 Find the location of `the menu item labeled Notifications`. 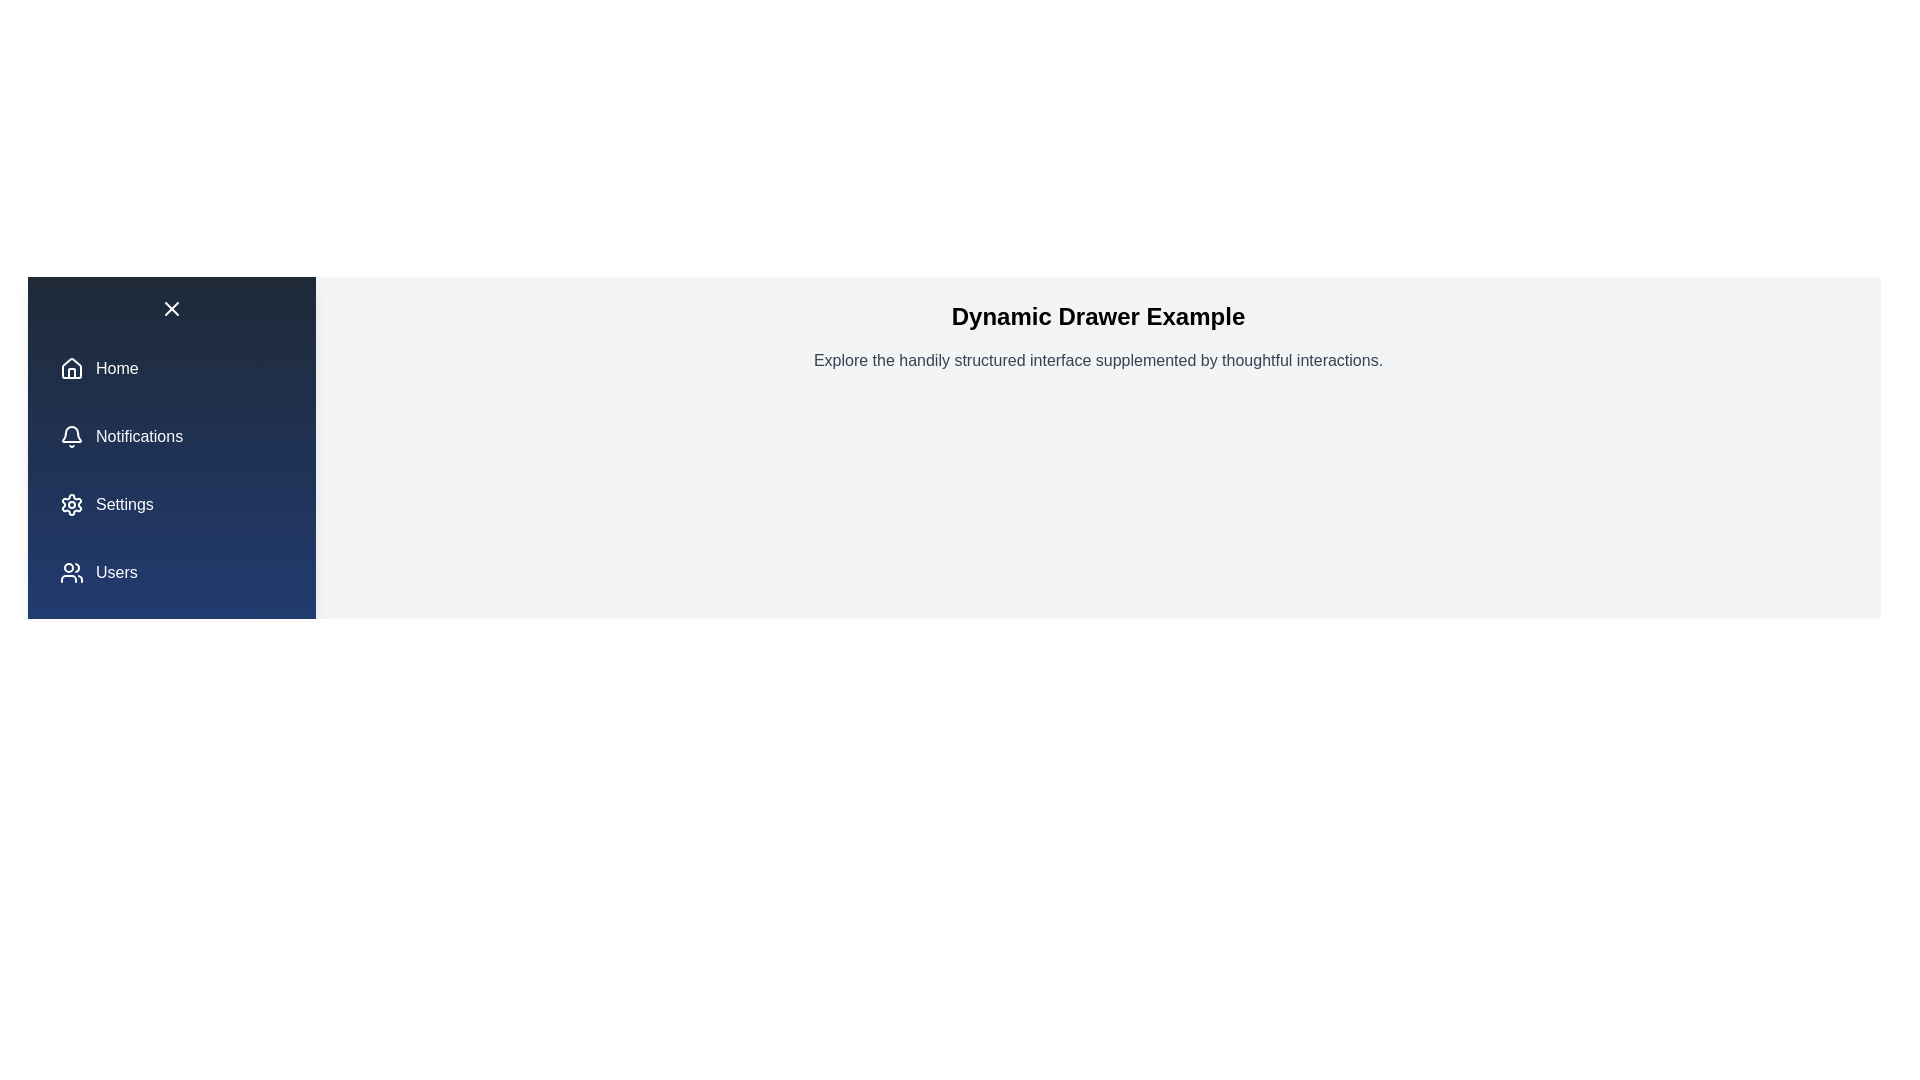

the menu item labeled Notifications is located at coordinates (172, 435).